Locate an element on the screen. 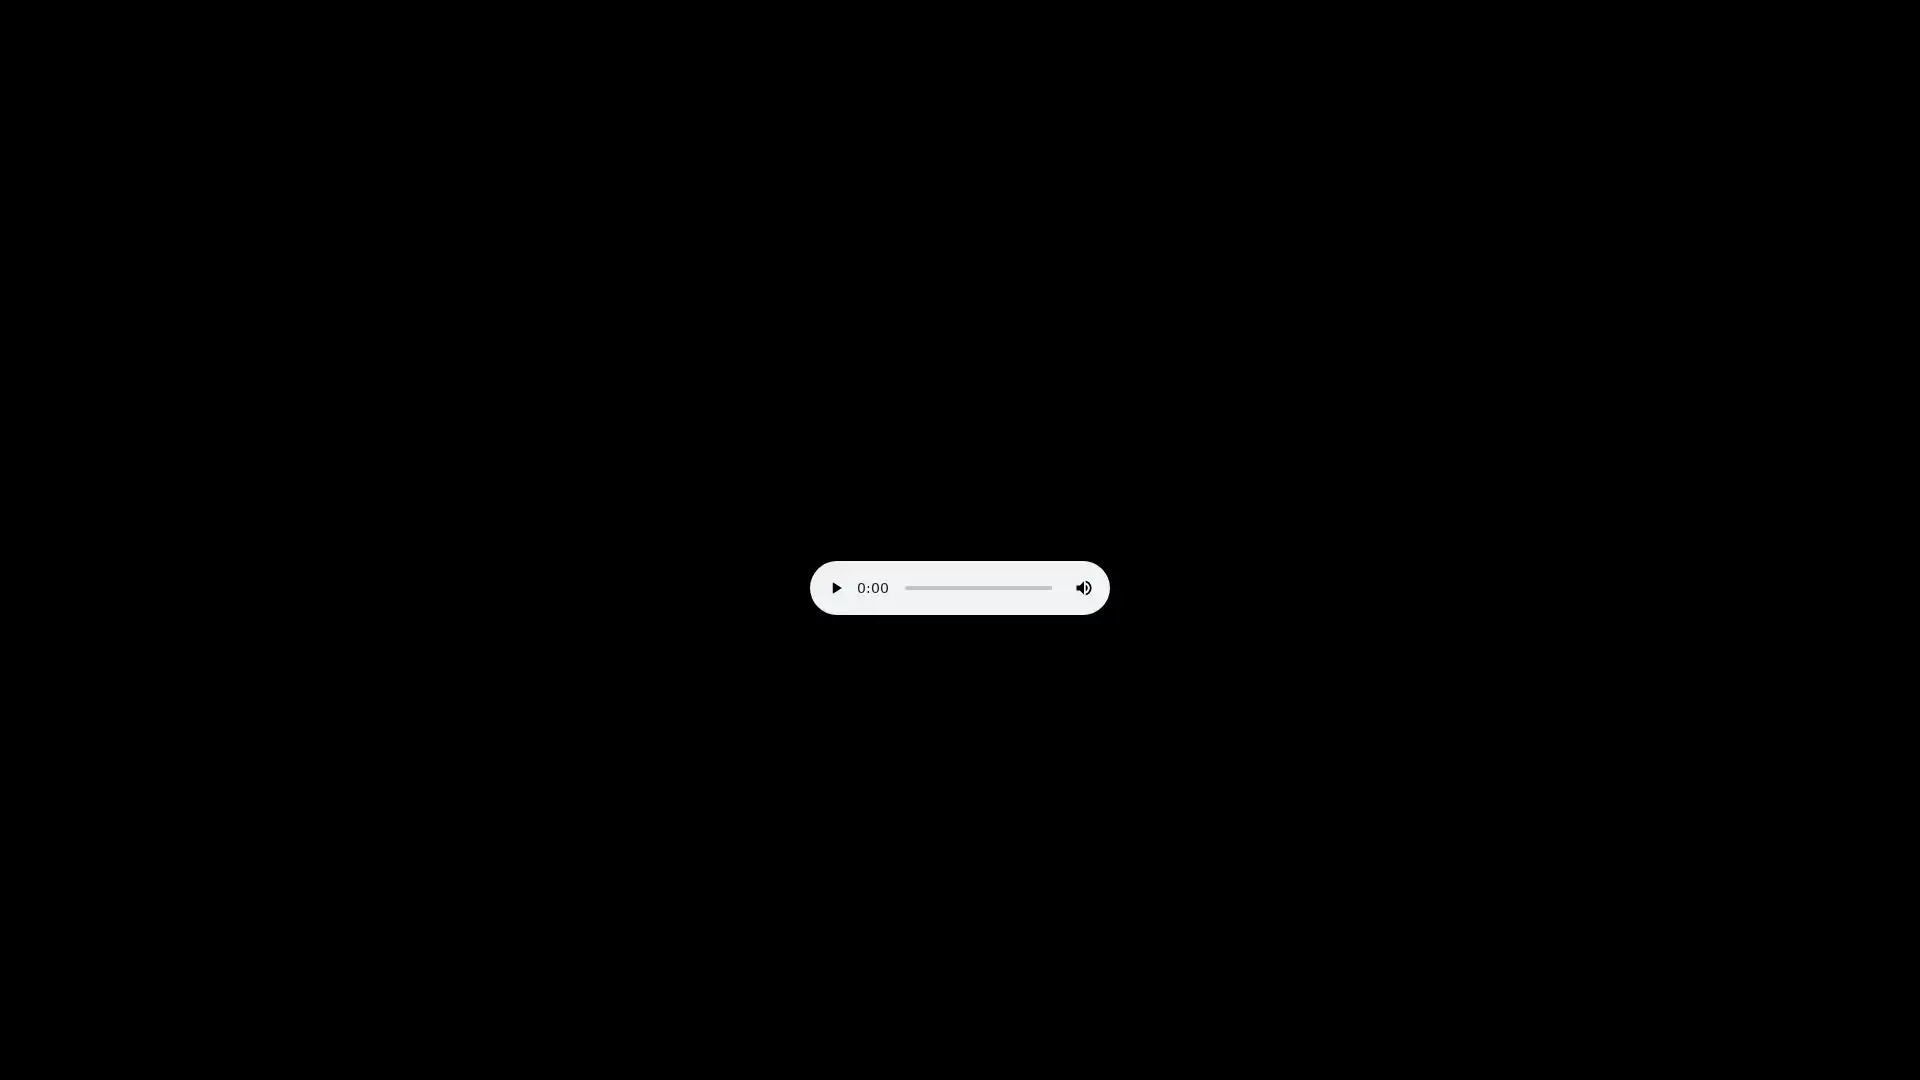 The height and width of the screenshot is (1080, 1920). mute is located at coordinates (1083, 586).